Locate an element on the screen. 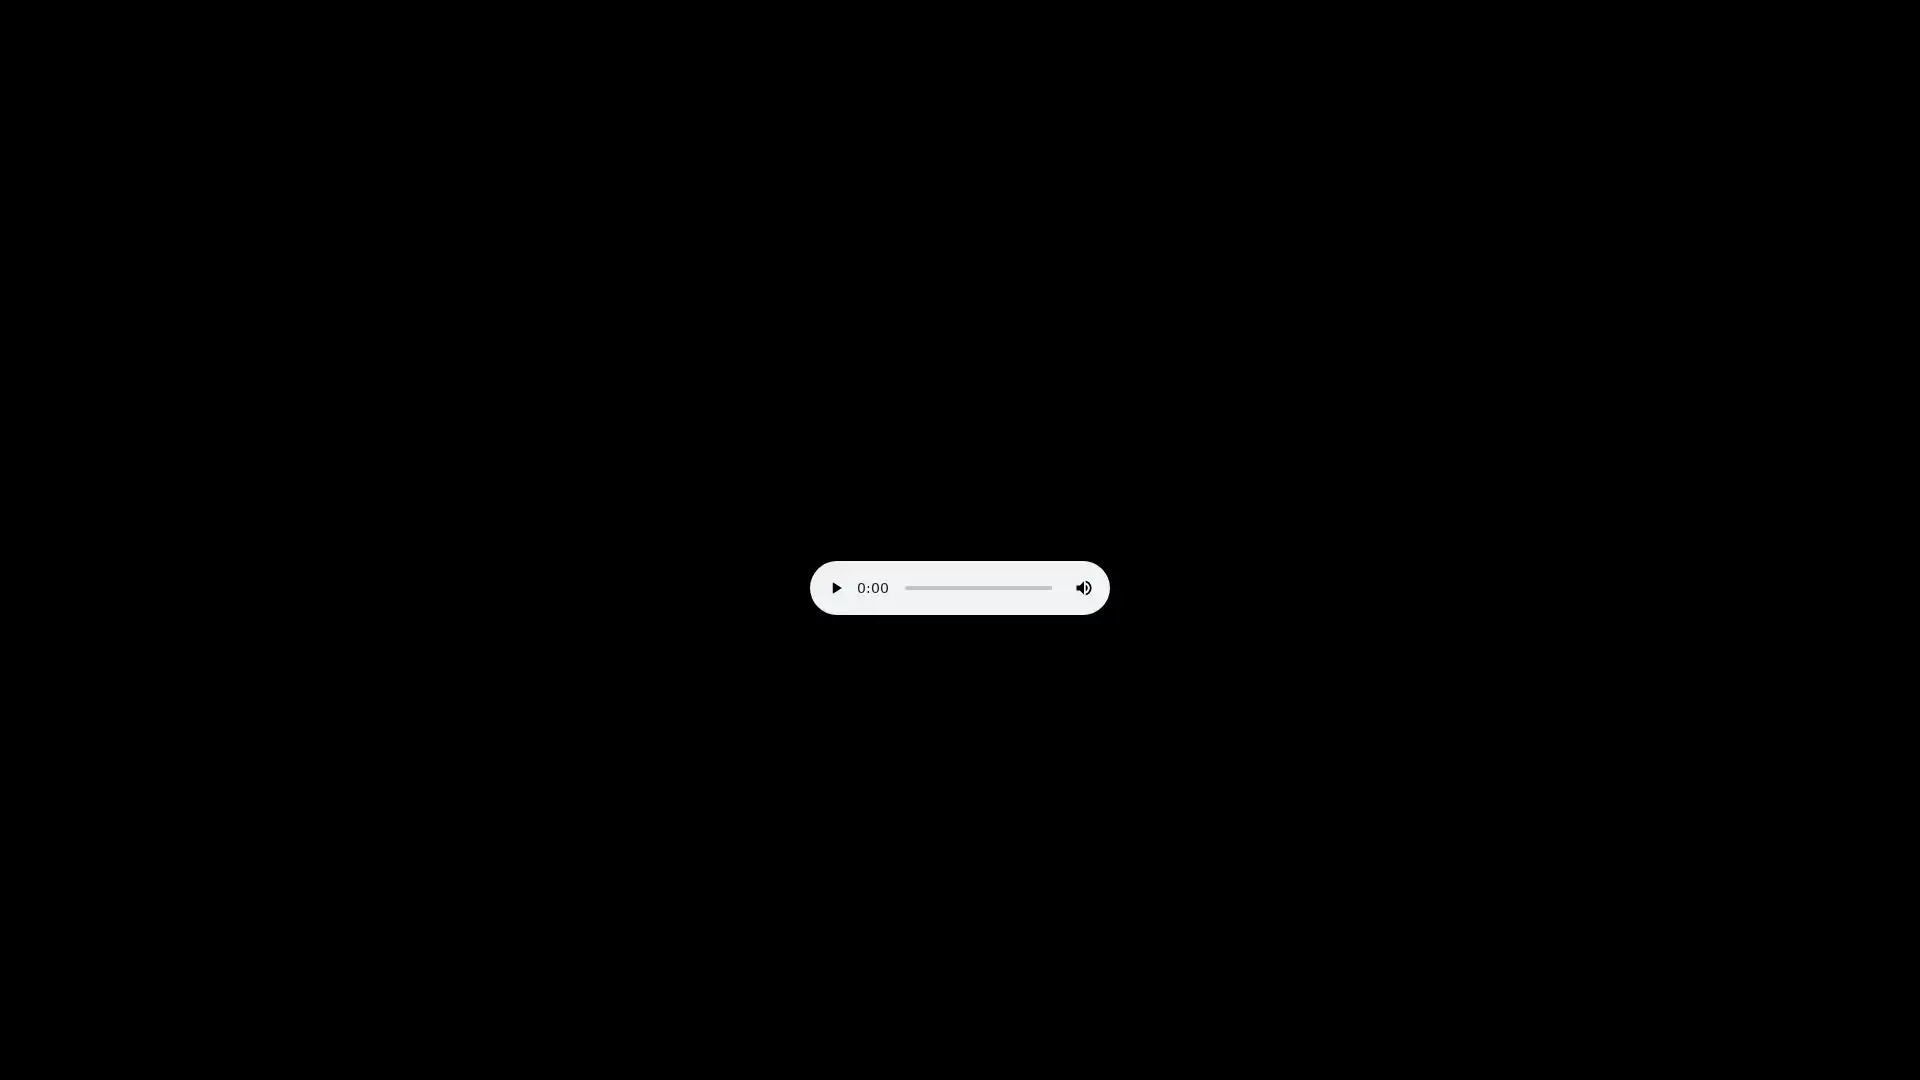 The height and width of the screenshot is (1080, 1920). mute is located at coordinates (1083, 586).